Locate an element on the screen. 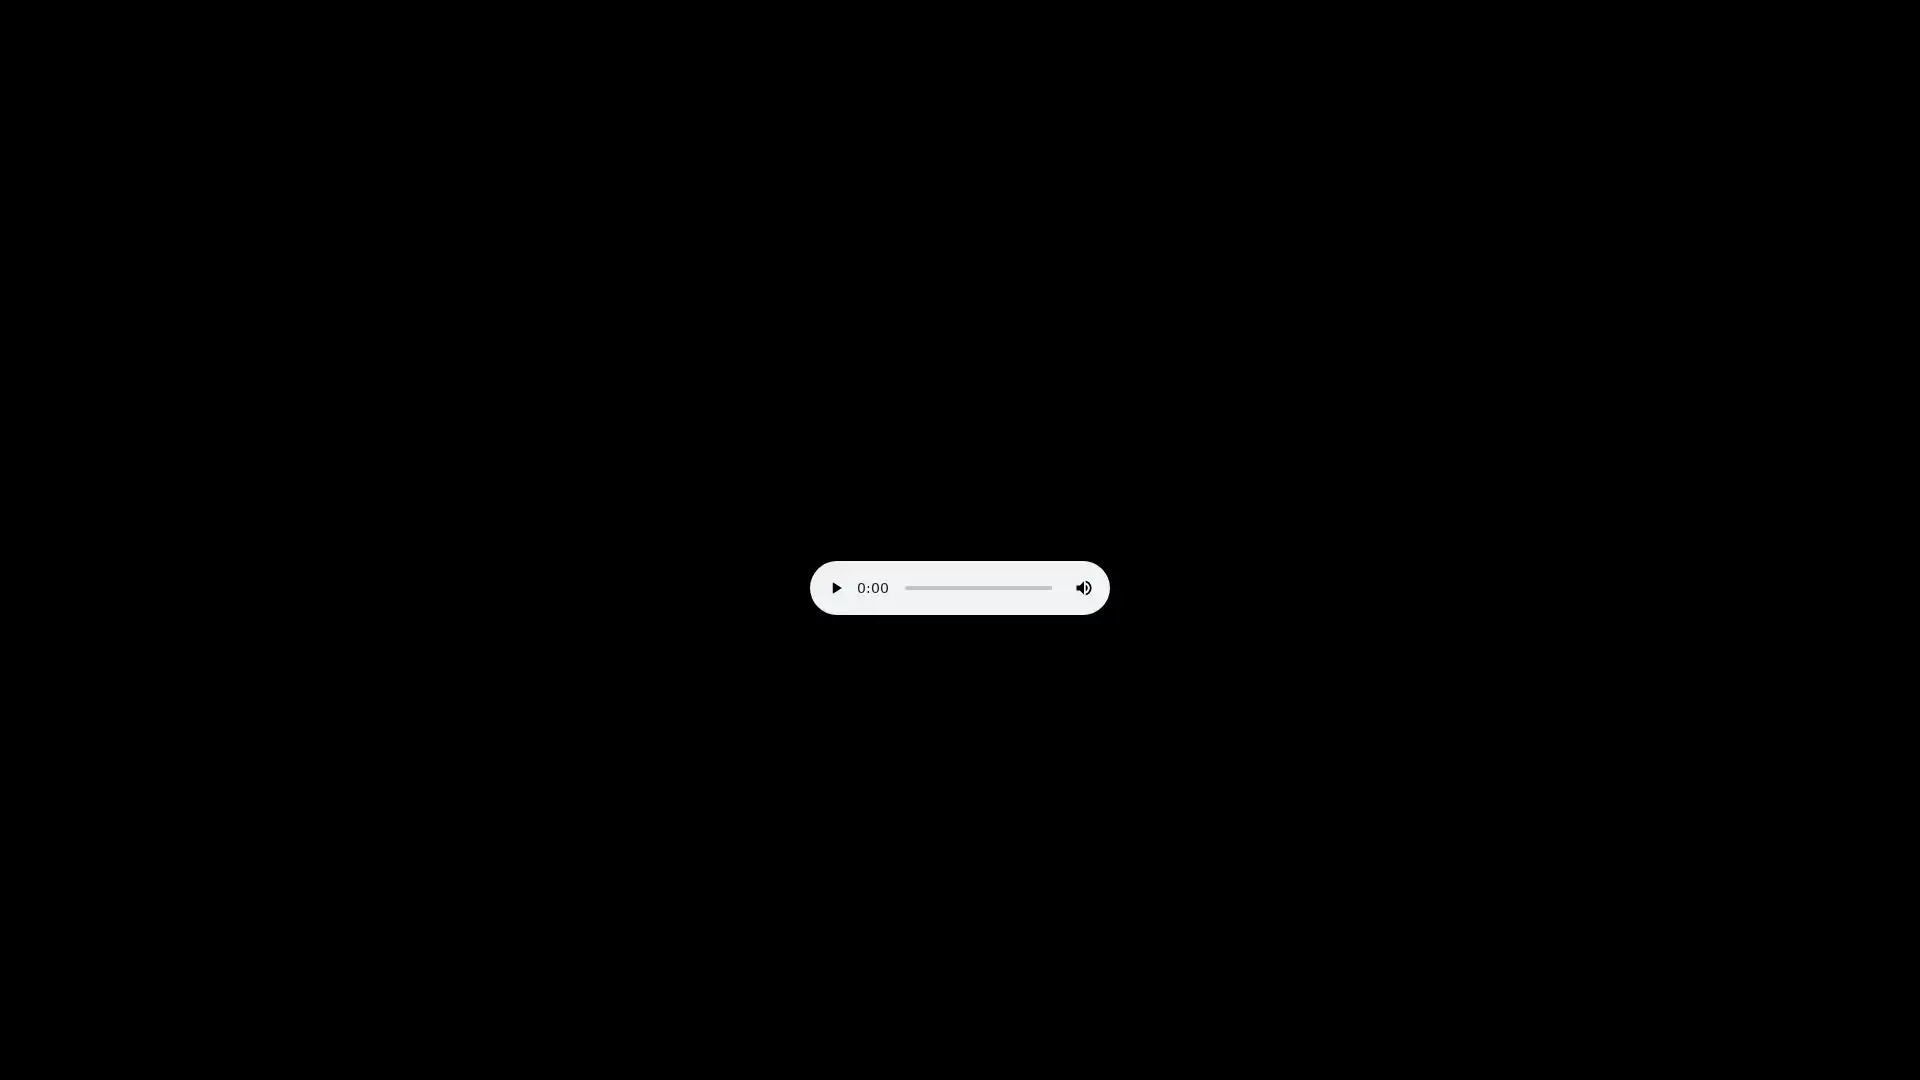 The height and width of the screenshot is (1080, 1920). mute is located at coordinates (1083, 586).